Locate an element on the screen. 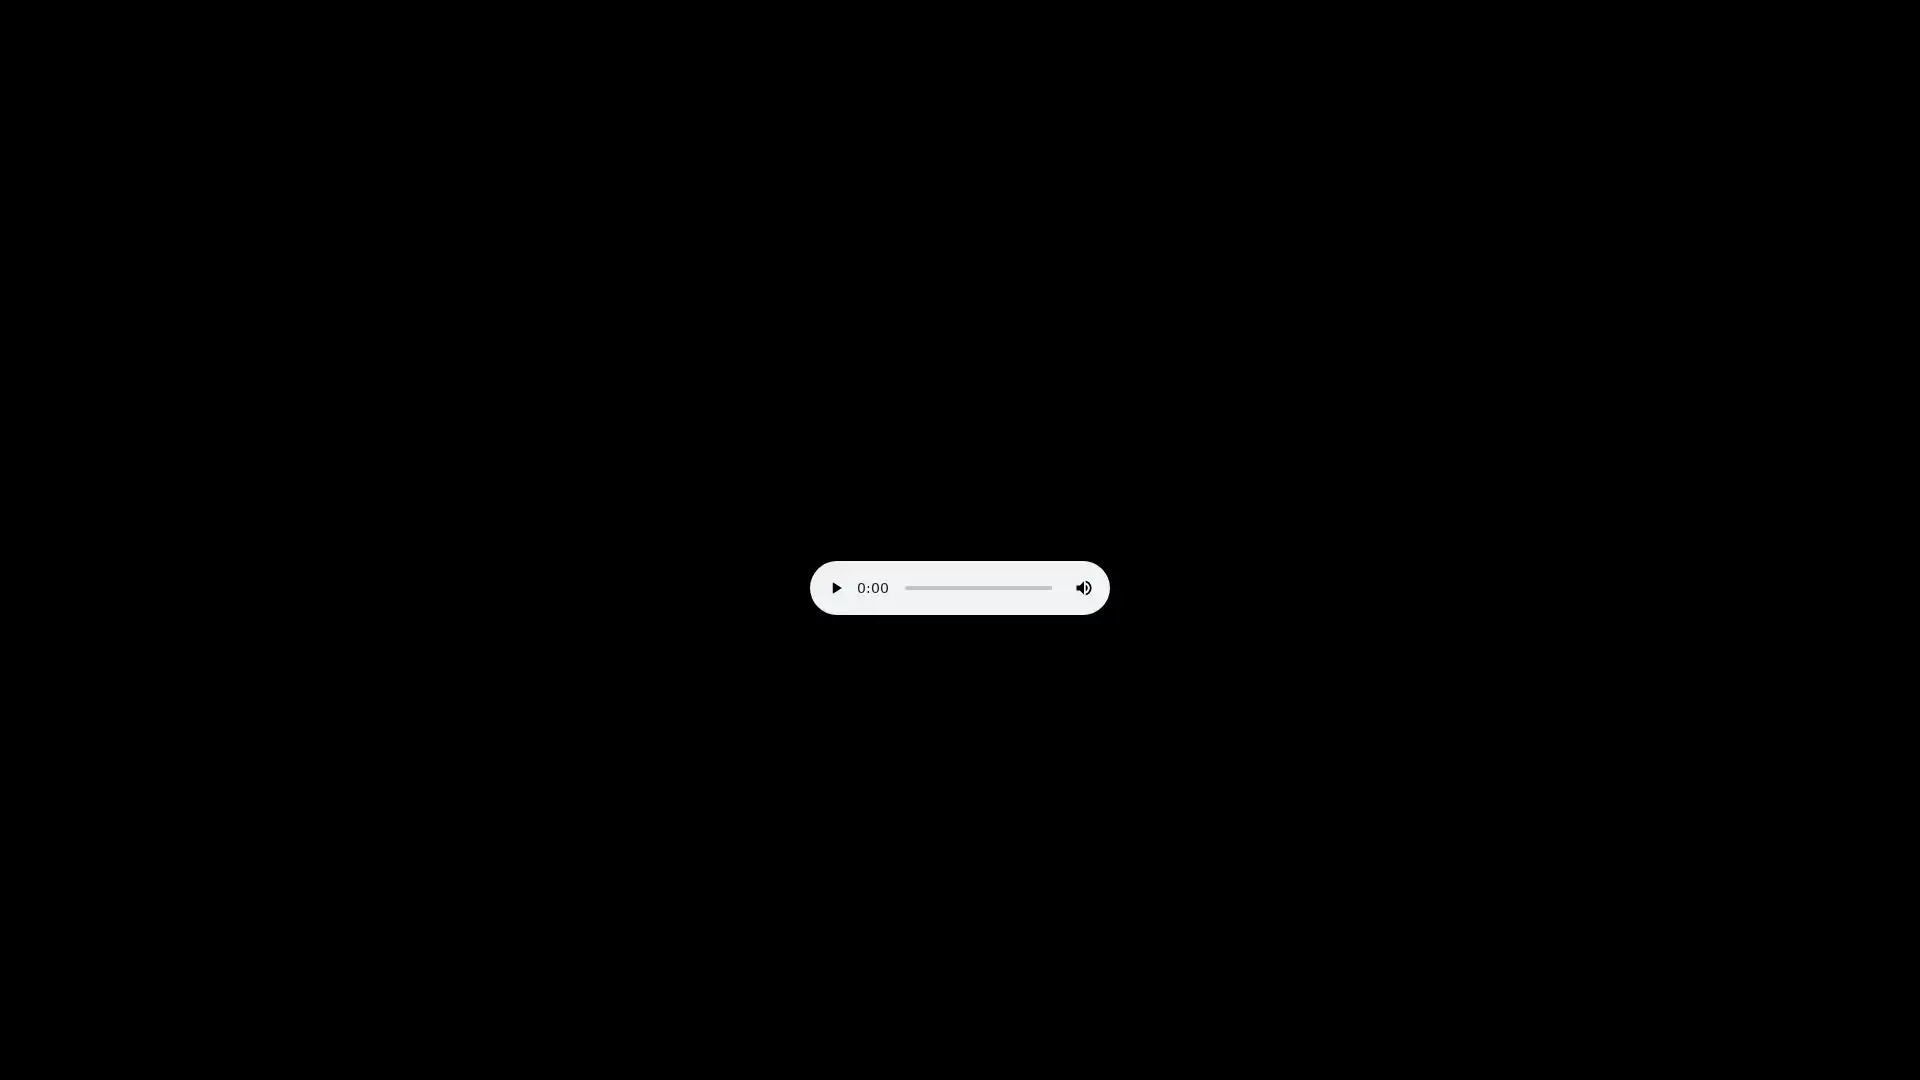 The height and width of the screenshot is (1080, 1920). mute is located at coordinates (1083, 586).